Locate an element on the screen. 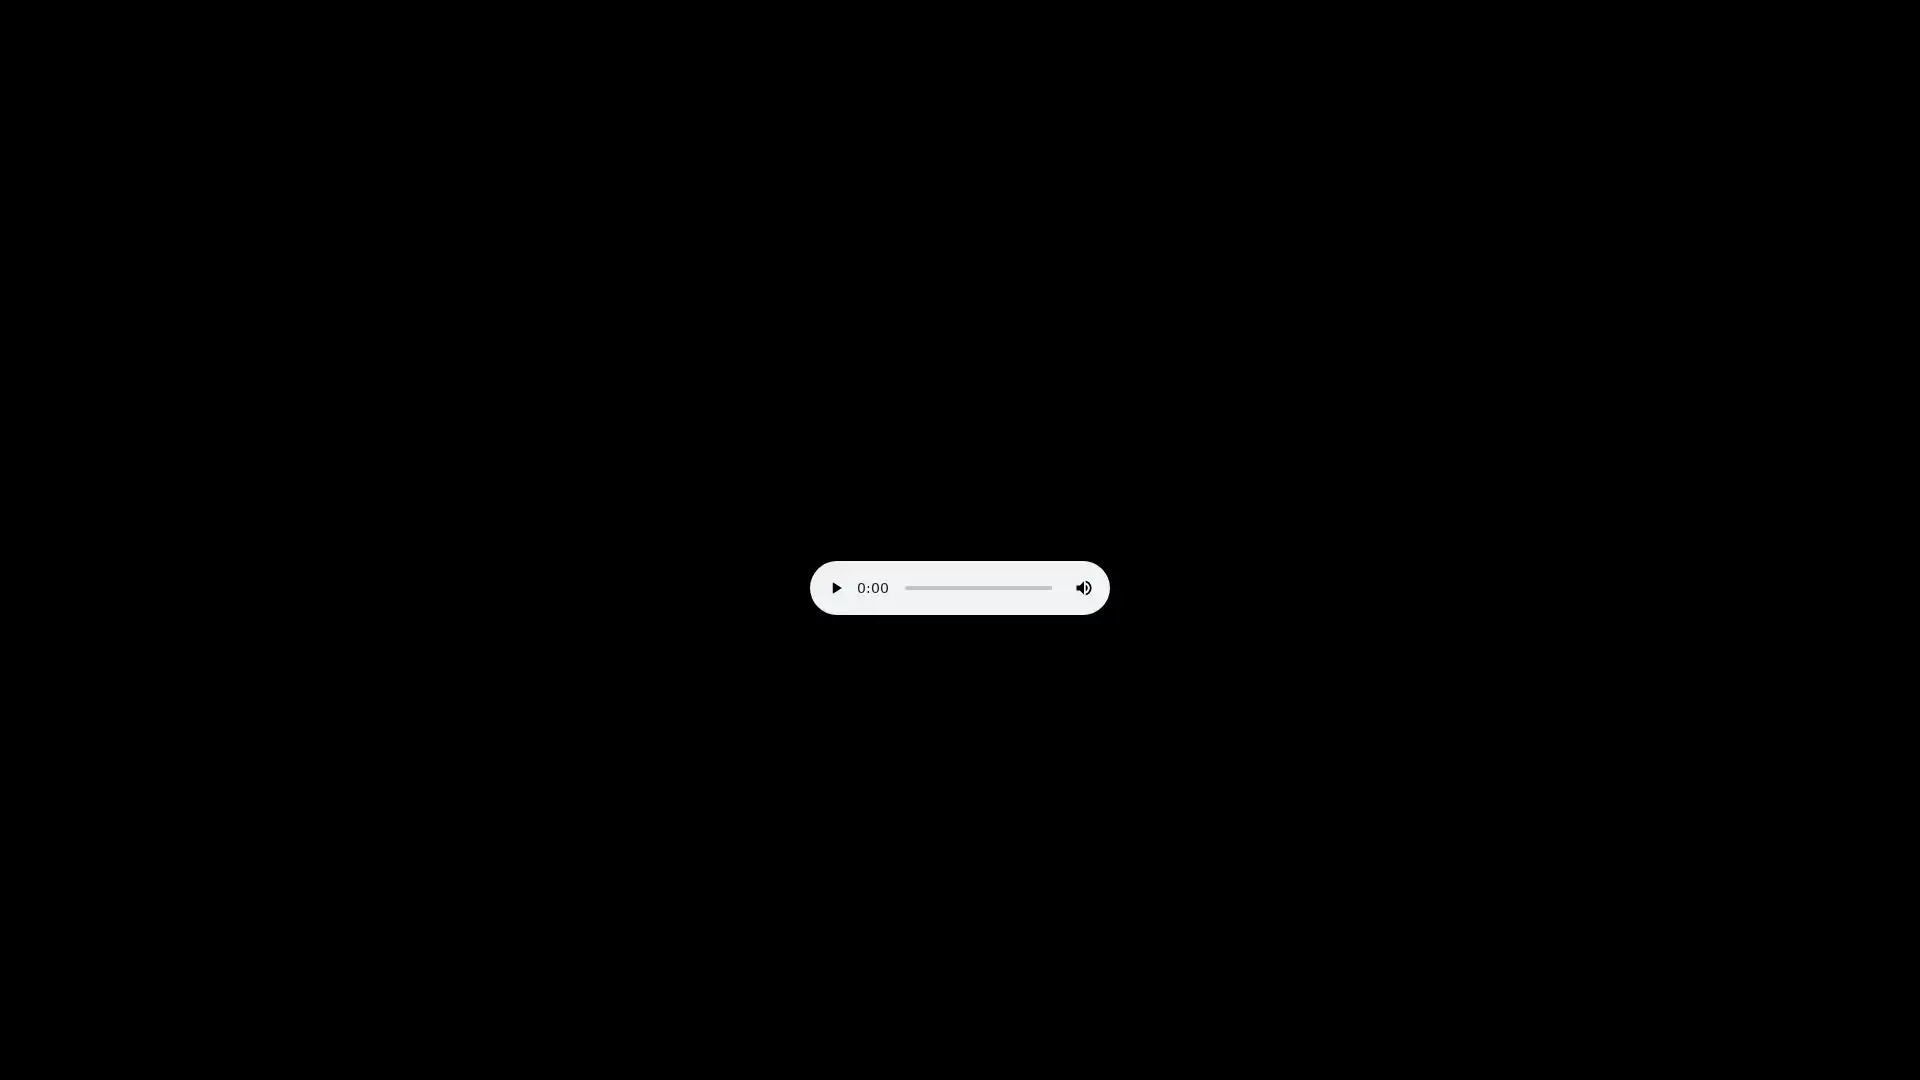 The height and width of the screenshot is (1080, 1920). mute is located at coordinates (1083, 586).